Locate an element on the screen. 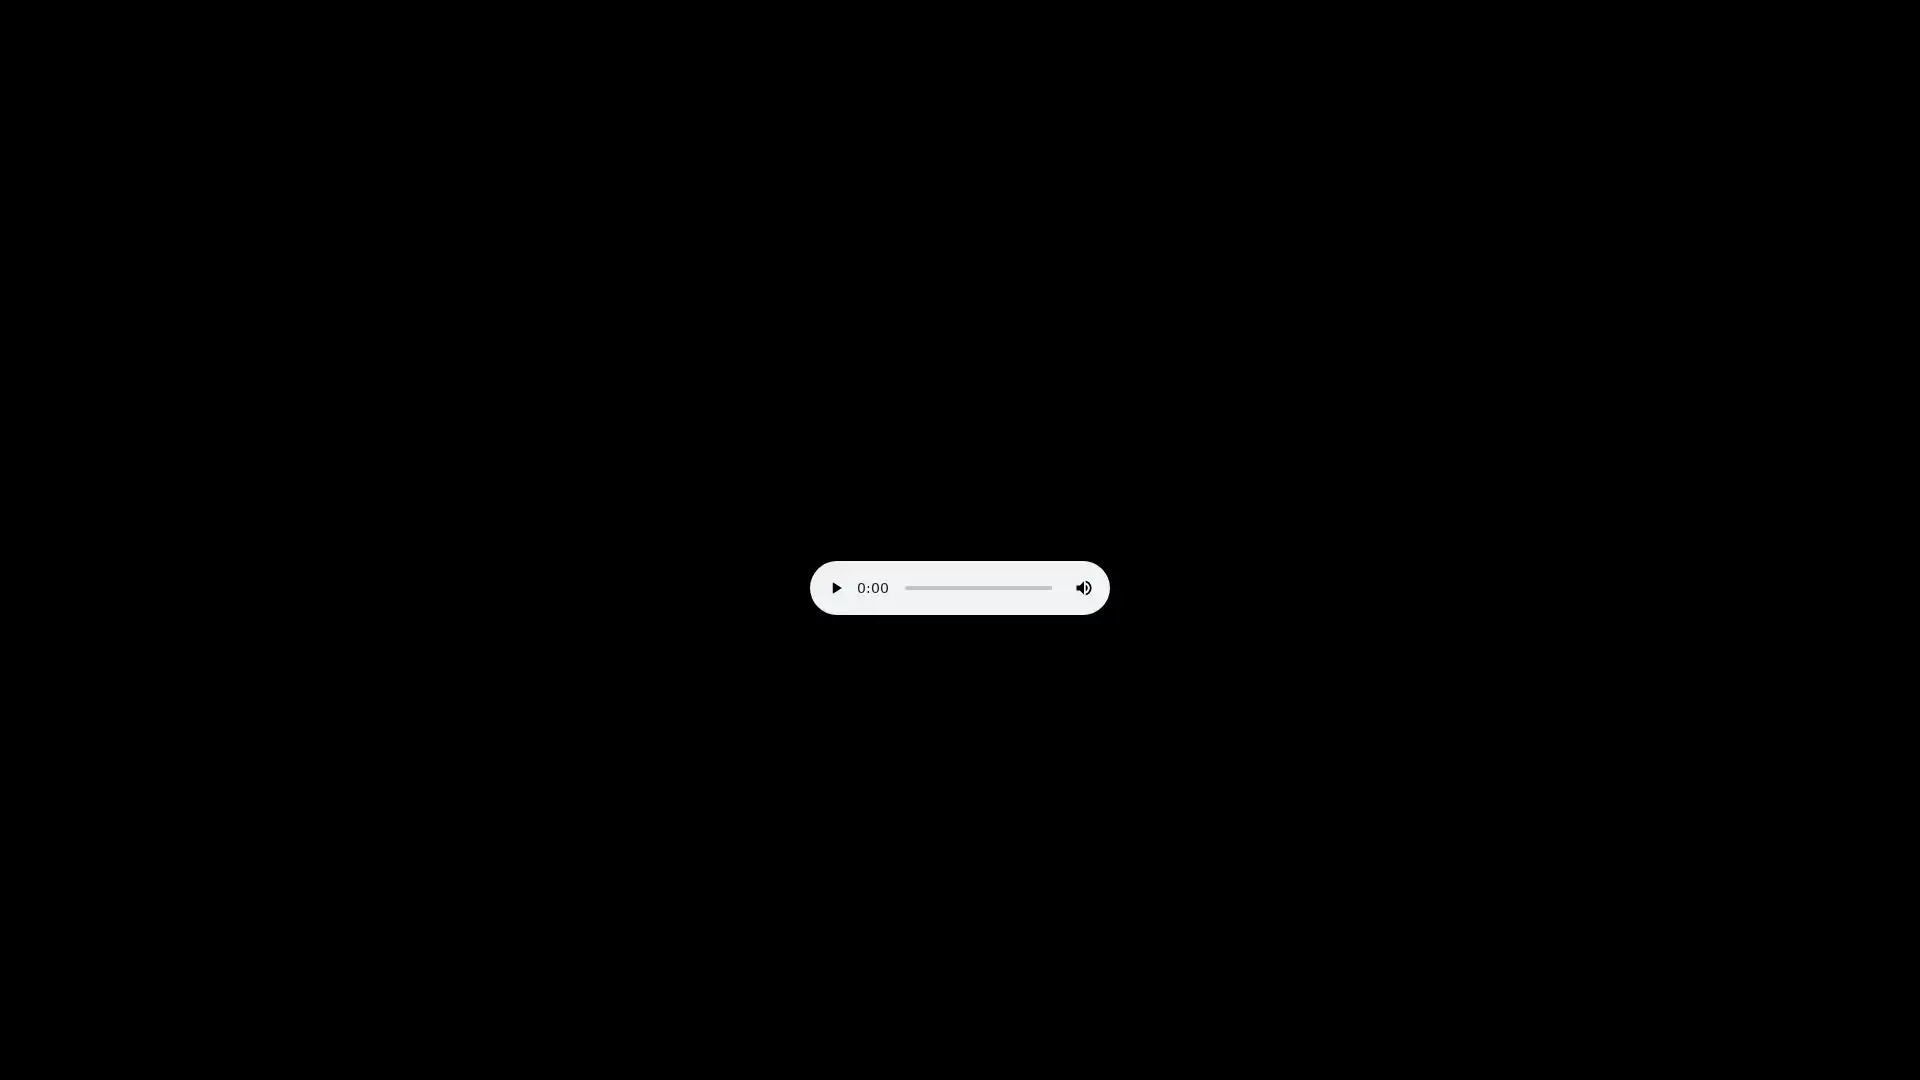 The height and width of the screenshot is (1080, 1920). mute is located at coordinates (1083, 586).